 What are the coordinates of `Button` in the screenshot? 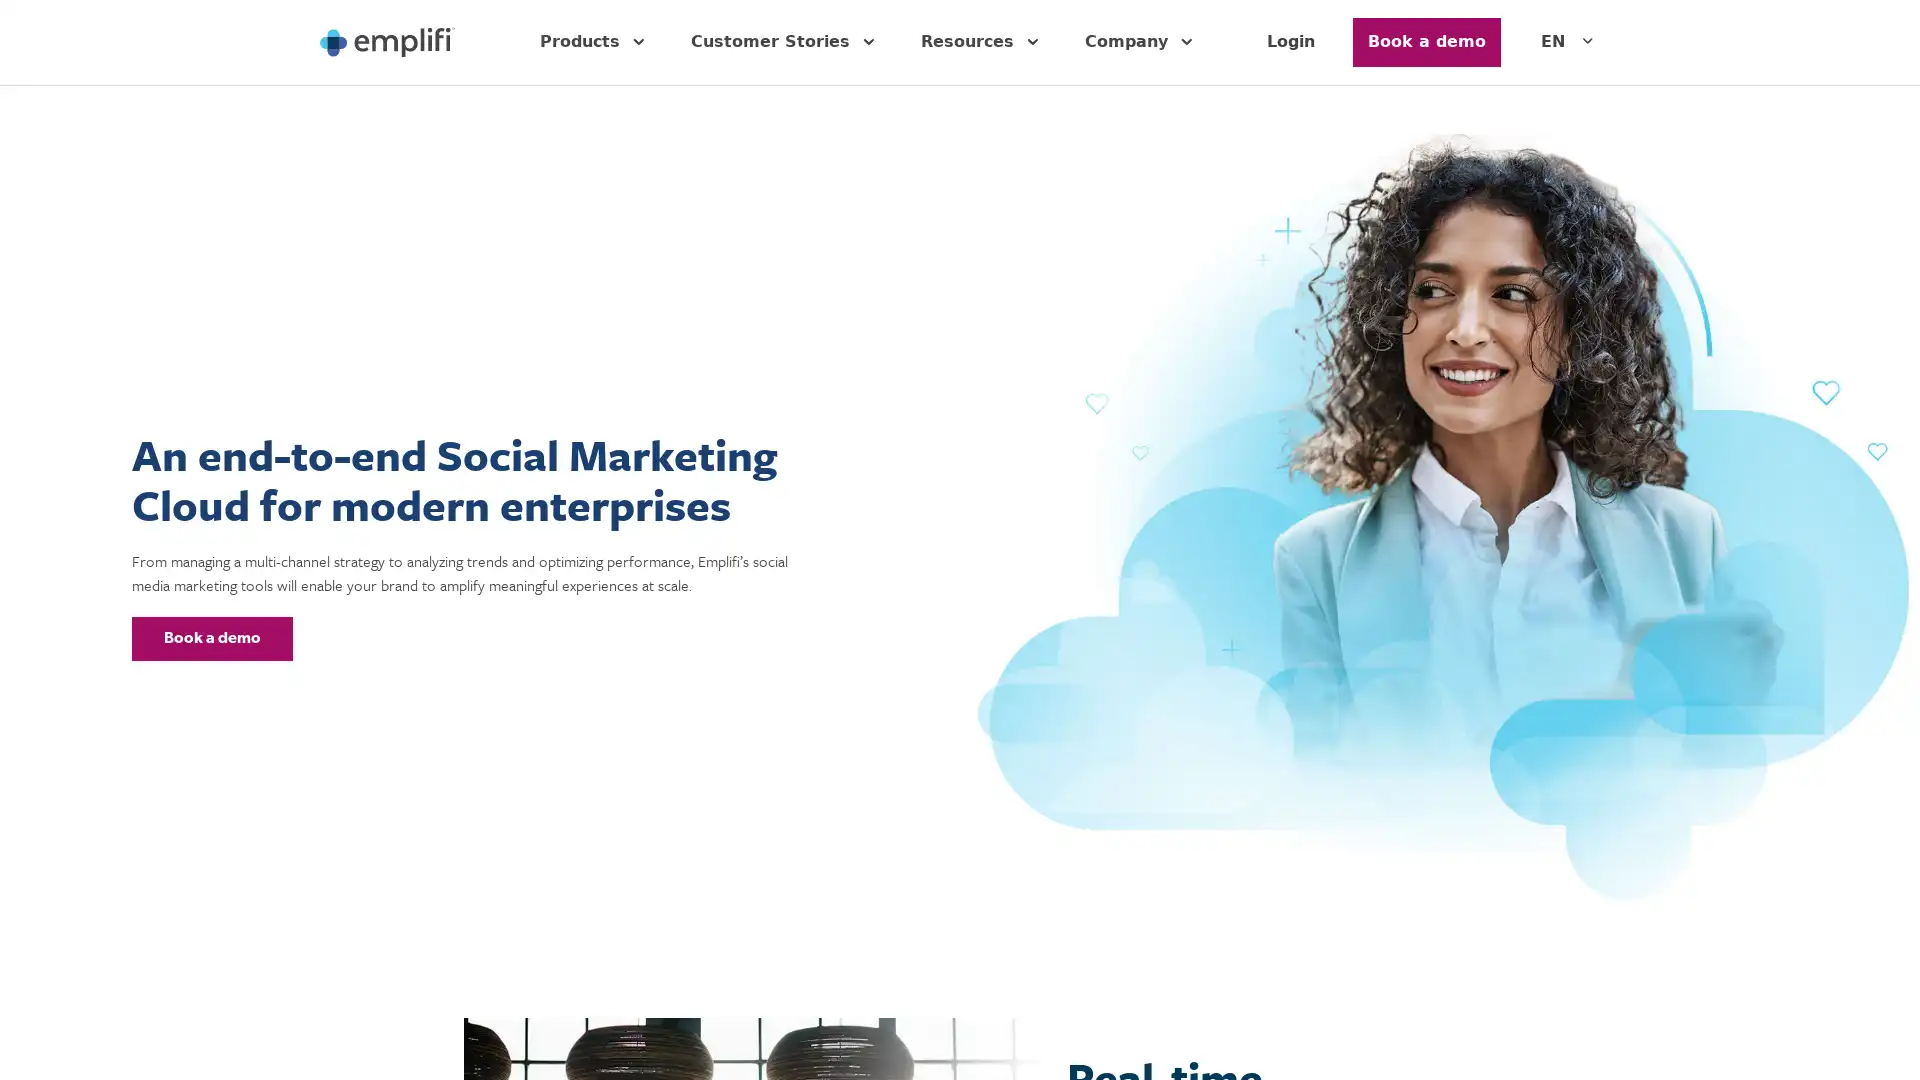 It's located at (1425, 42).